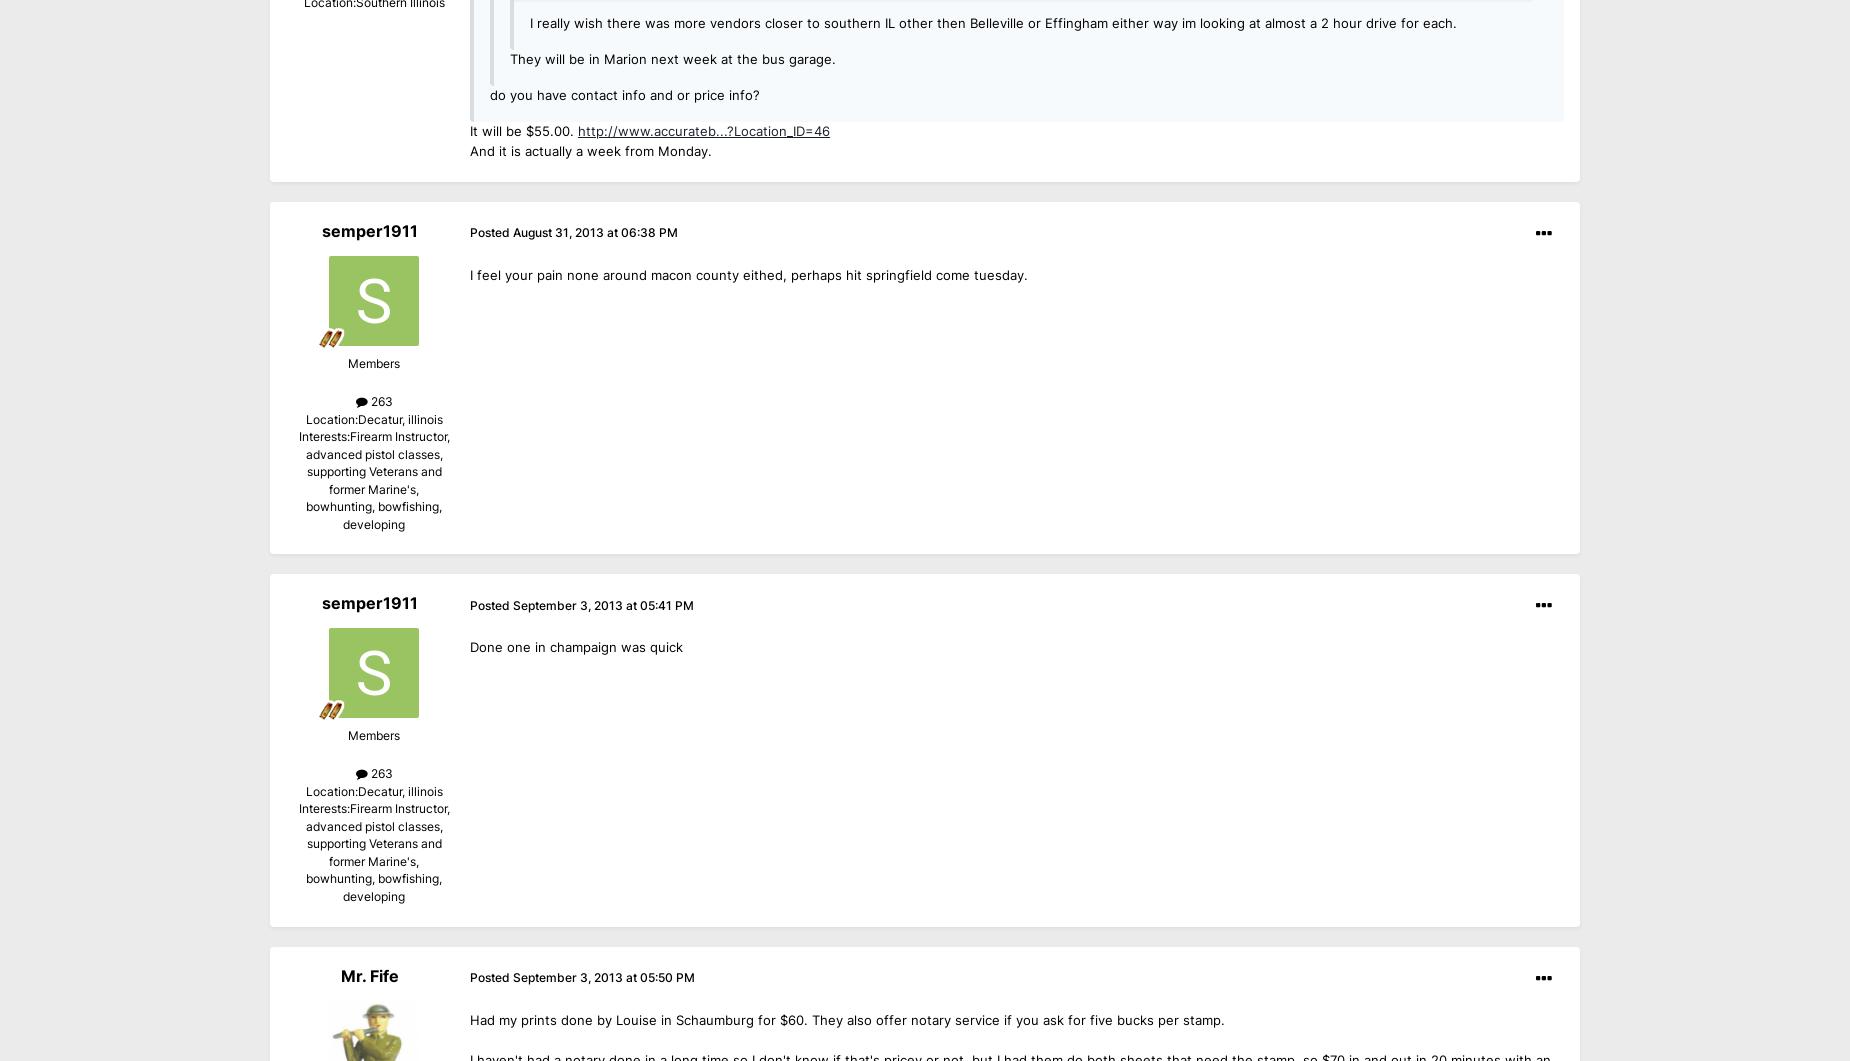 The width and height of the screenshot is (1850, 1061). Describe the element at coordinates (577, 131) in the screenshot. I see `'http://www.accurateb...?Location_ID=46'` at that location.